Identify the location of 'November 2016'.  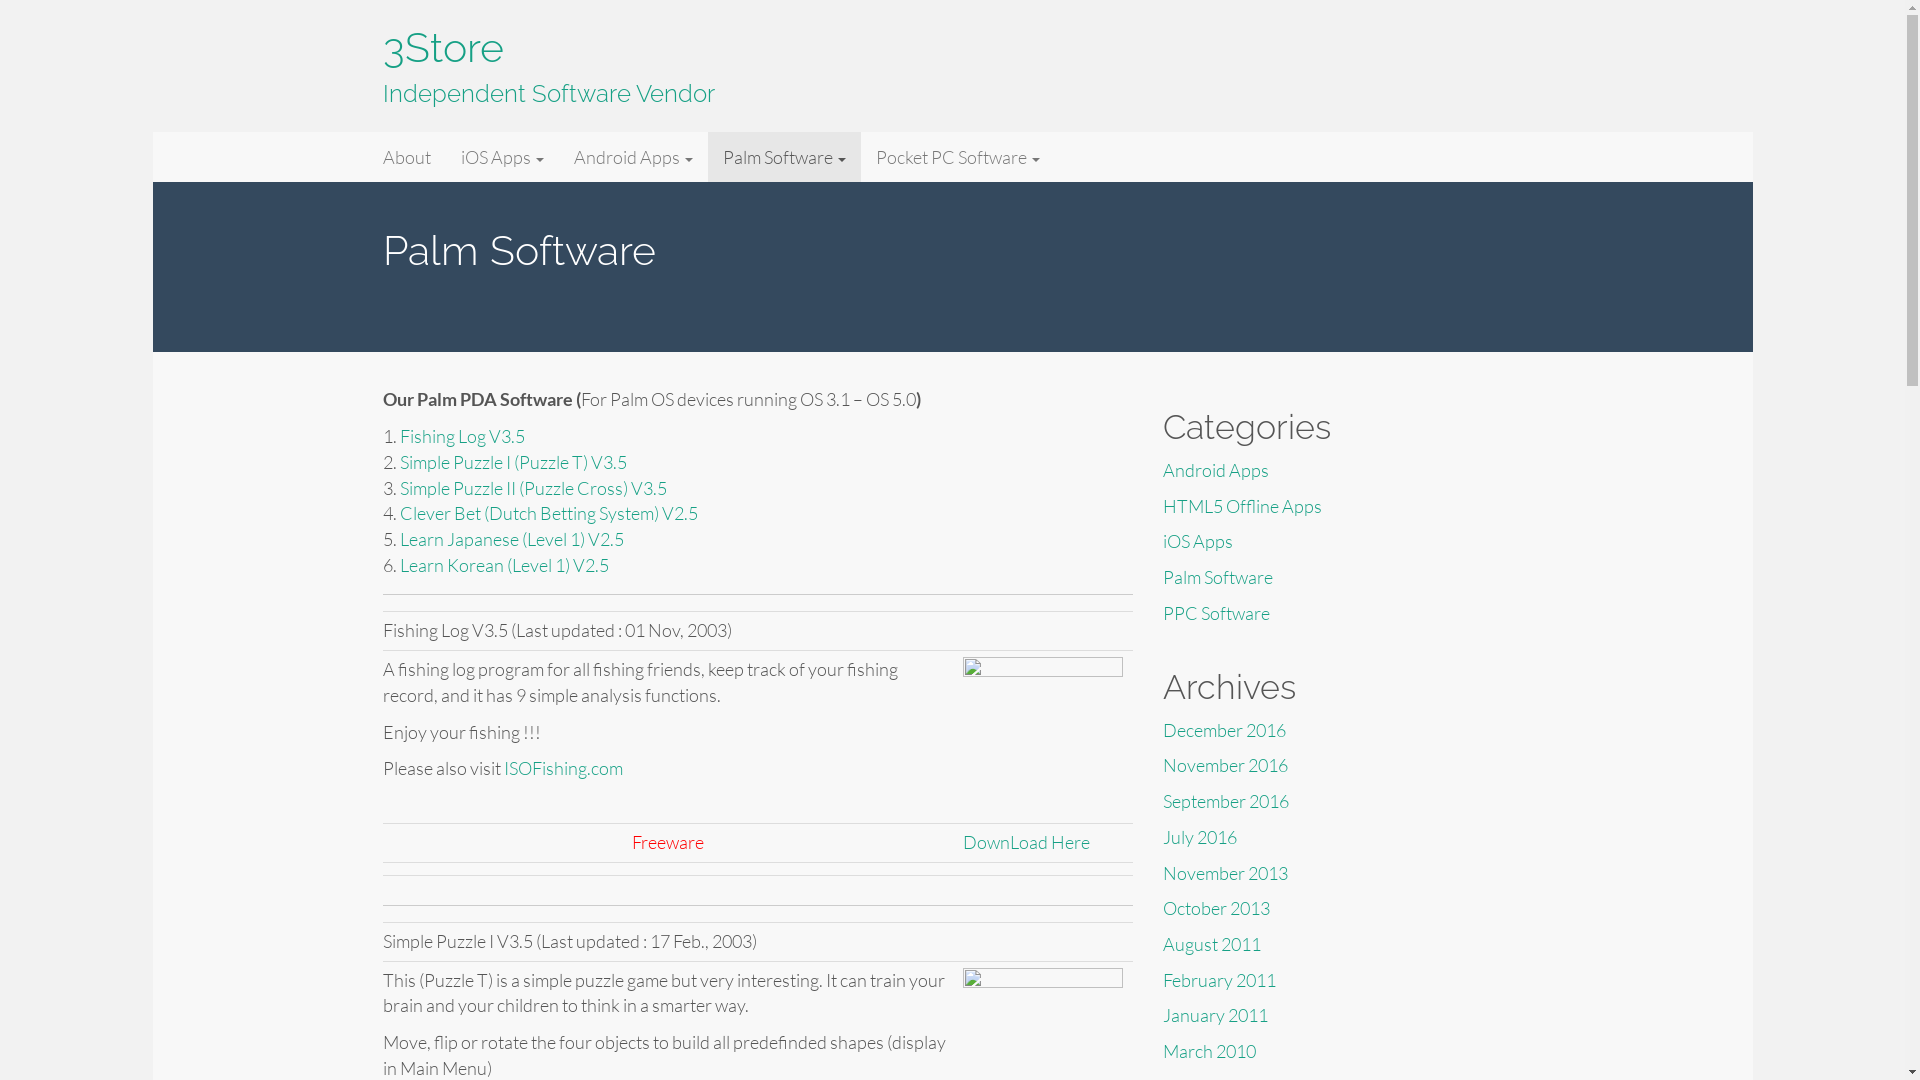
(1223, 764).